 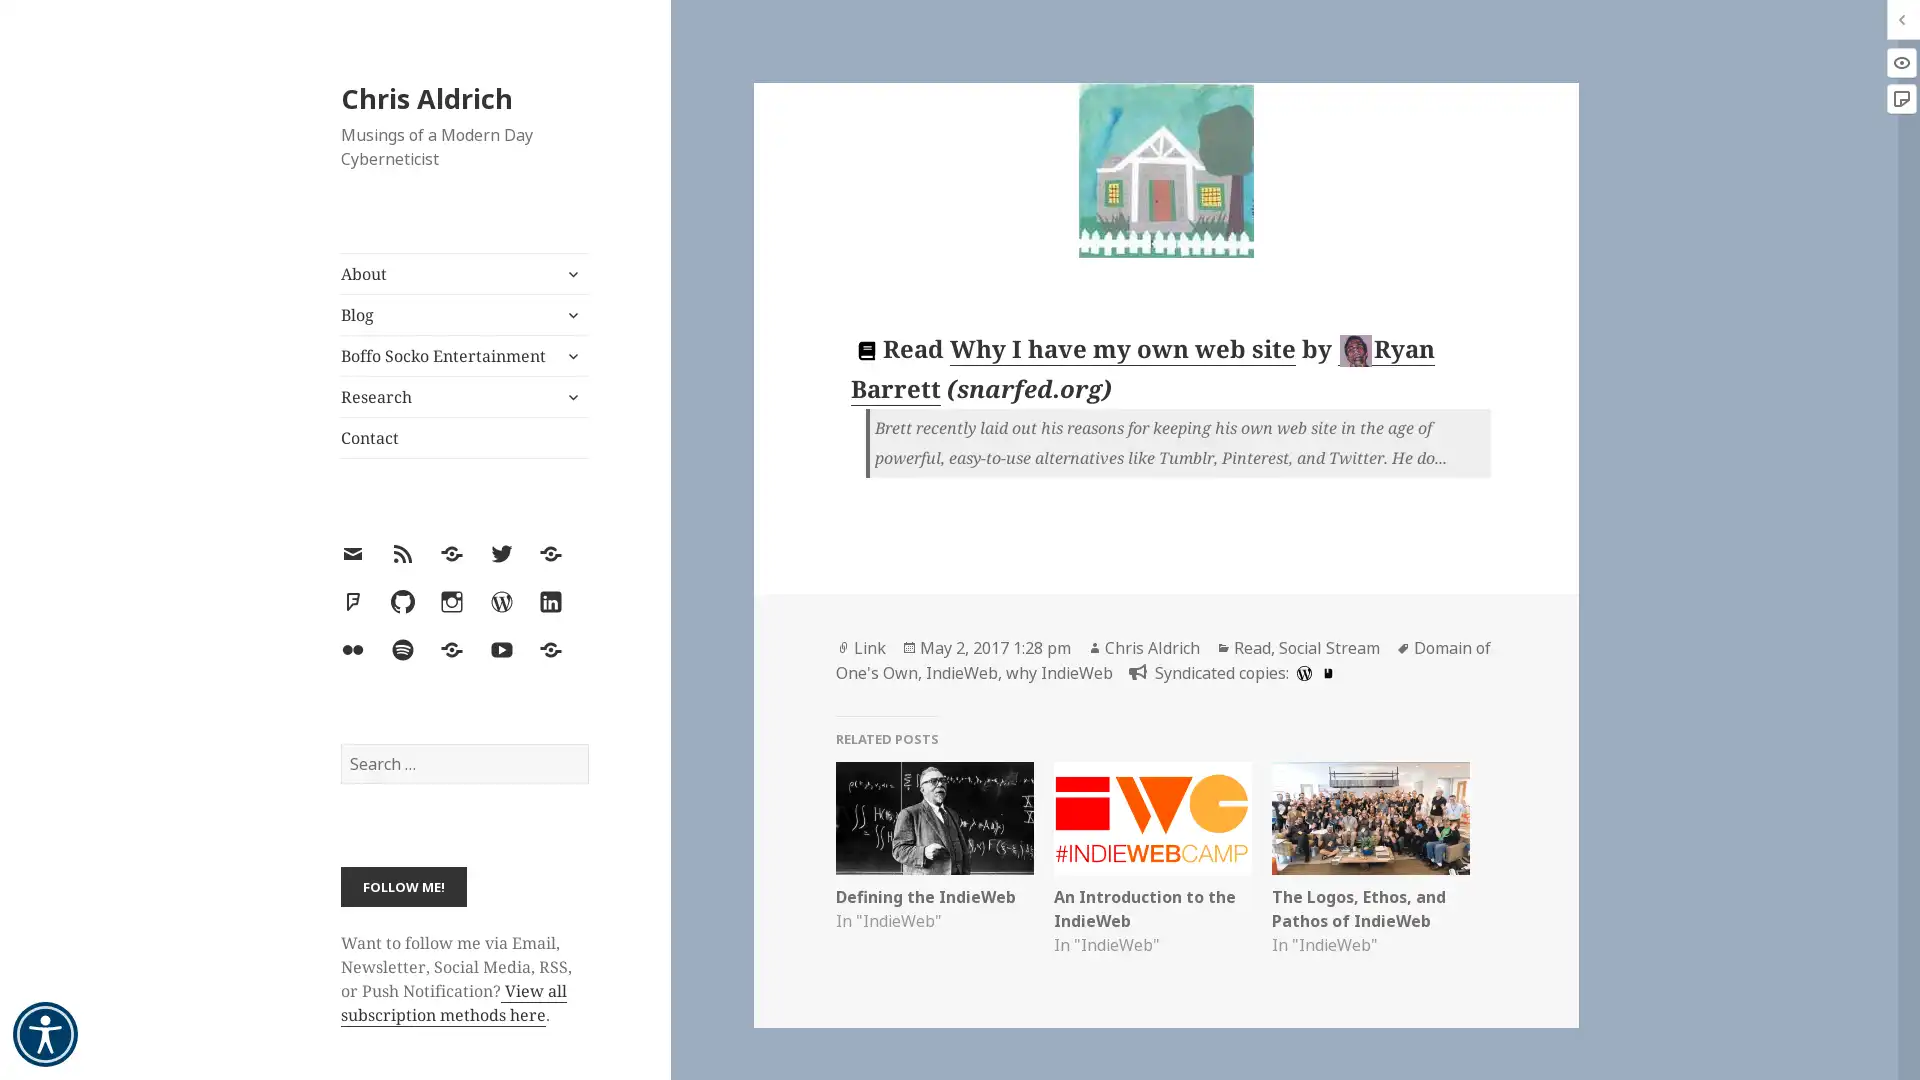 I want to click on Follow Me!, so click(x=402, y=885).